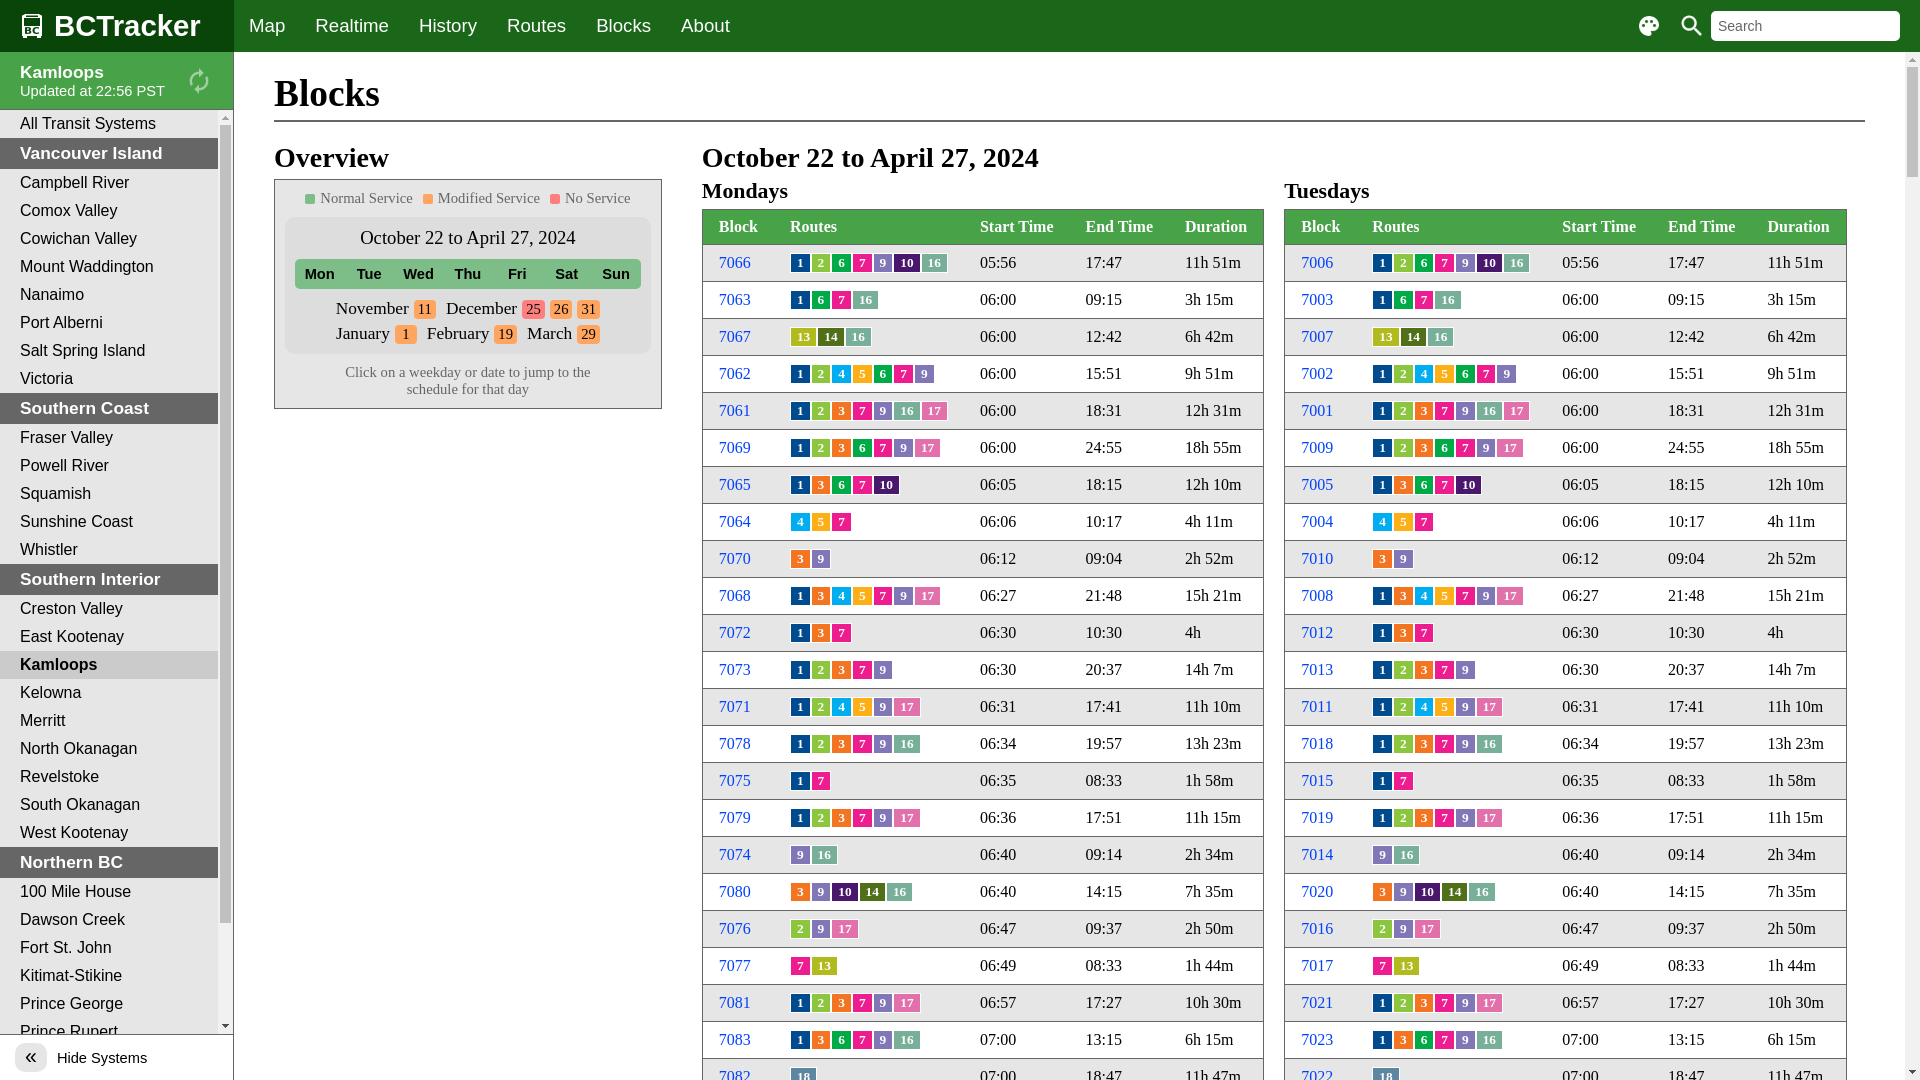  Describe the element at coordinates (841, 744) in the screenshot. I see `'3'` at that location.